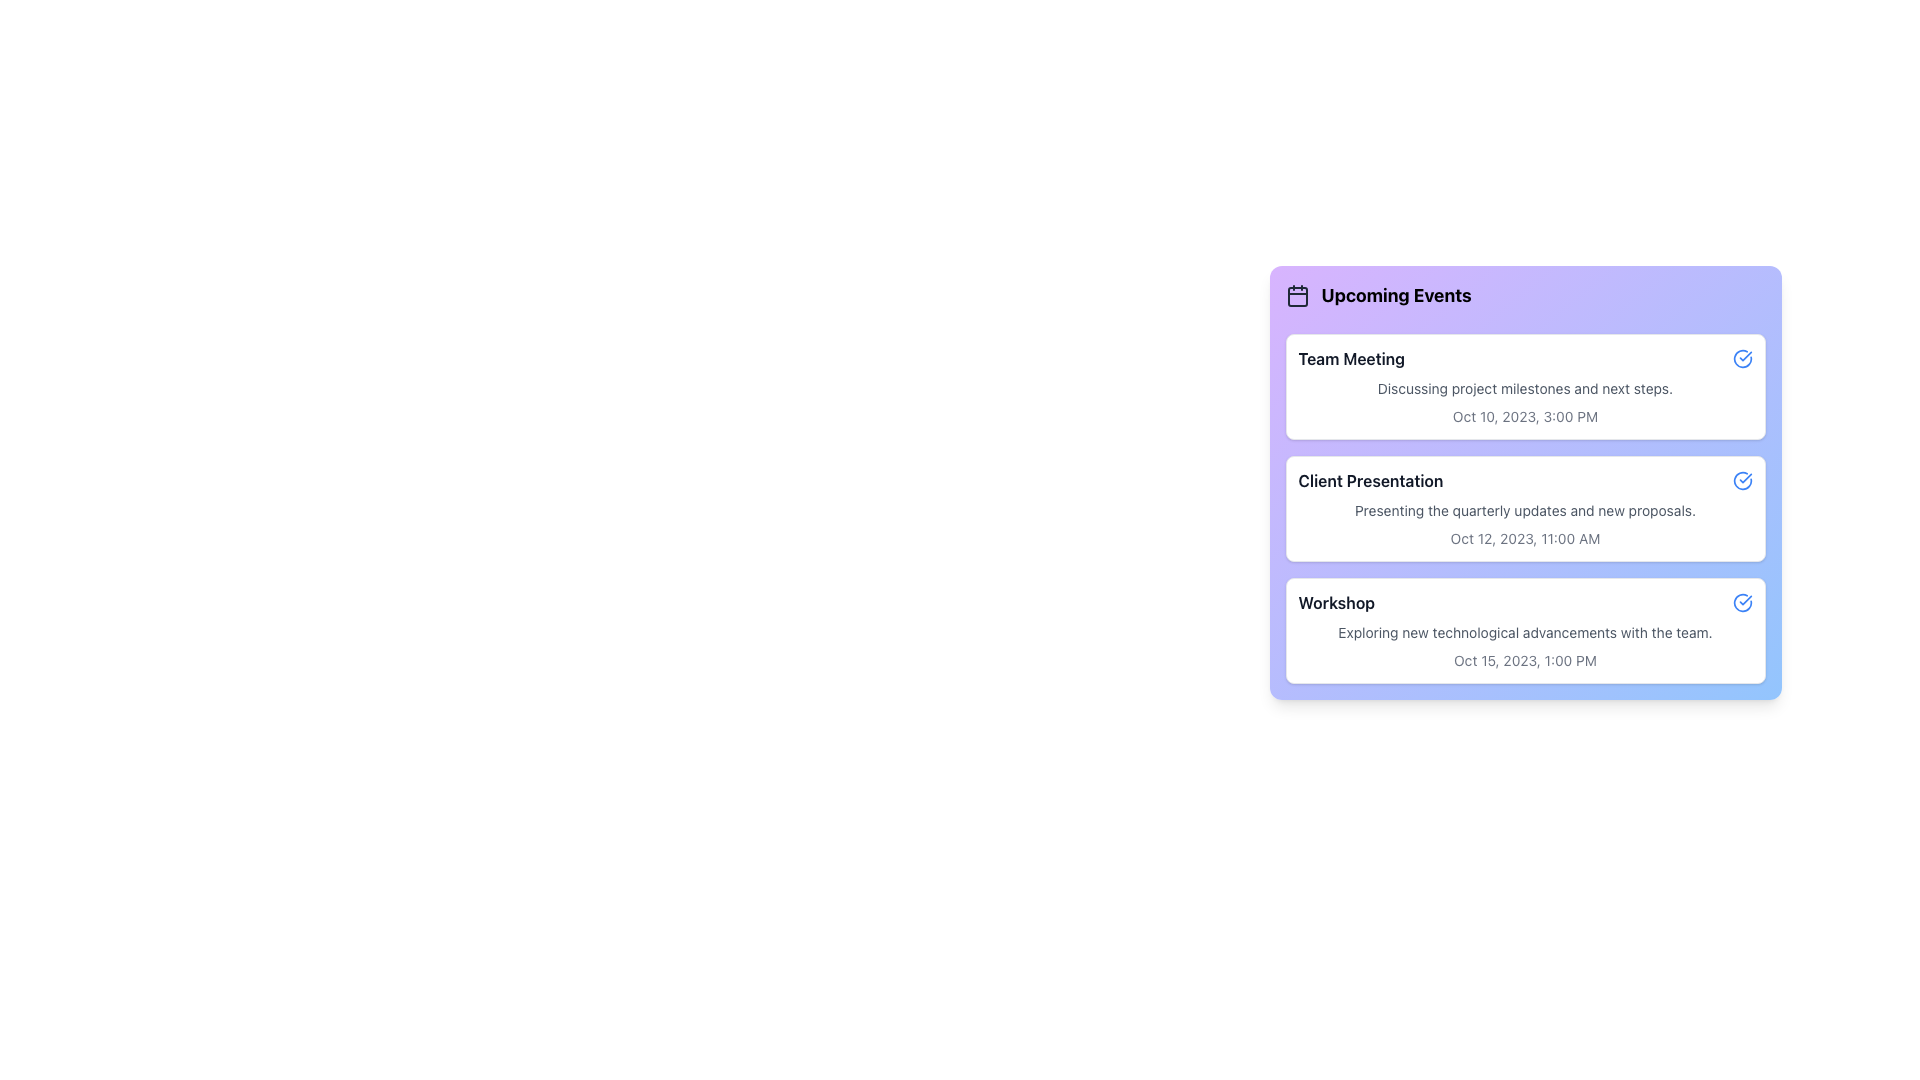 The width and height of the screenshot is (1920, 1080). What do you see at coordinates (1741, 357) in the screenshot?
I see `the small circular checkmark icon located to the right of the 'Team Meeting' title in the first card under the 'Upcoming Events' section` at bounding box center [1741, 357].